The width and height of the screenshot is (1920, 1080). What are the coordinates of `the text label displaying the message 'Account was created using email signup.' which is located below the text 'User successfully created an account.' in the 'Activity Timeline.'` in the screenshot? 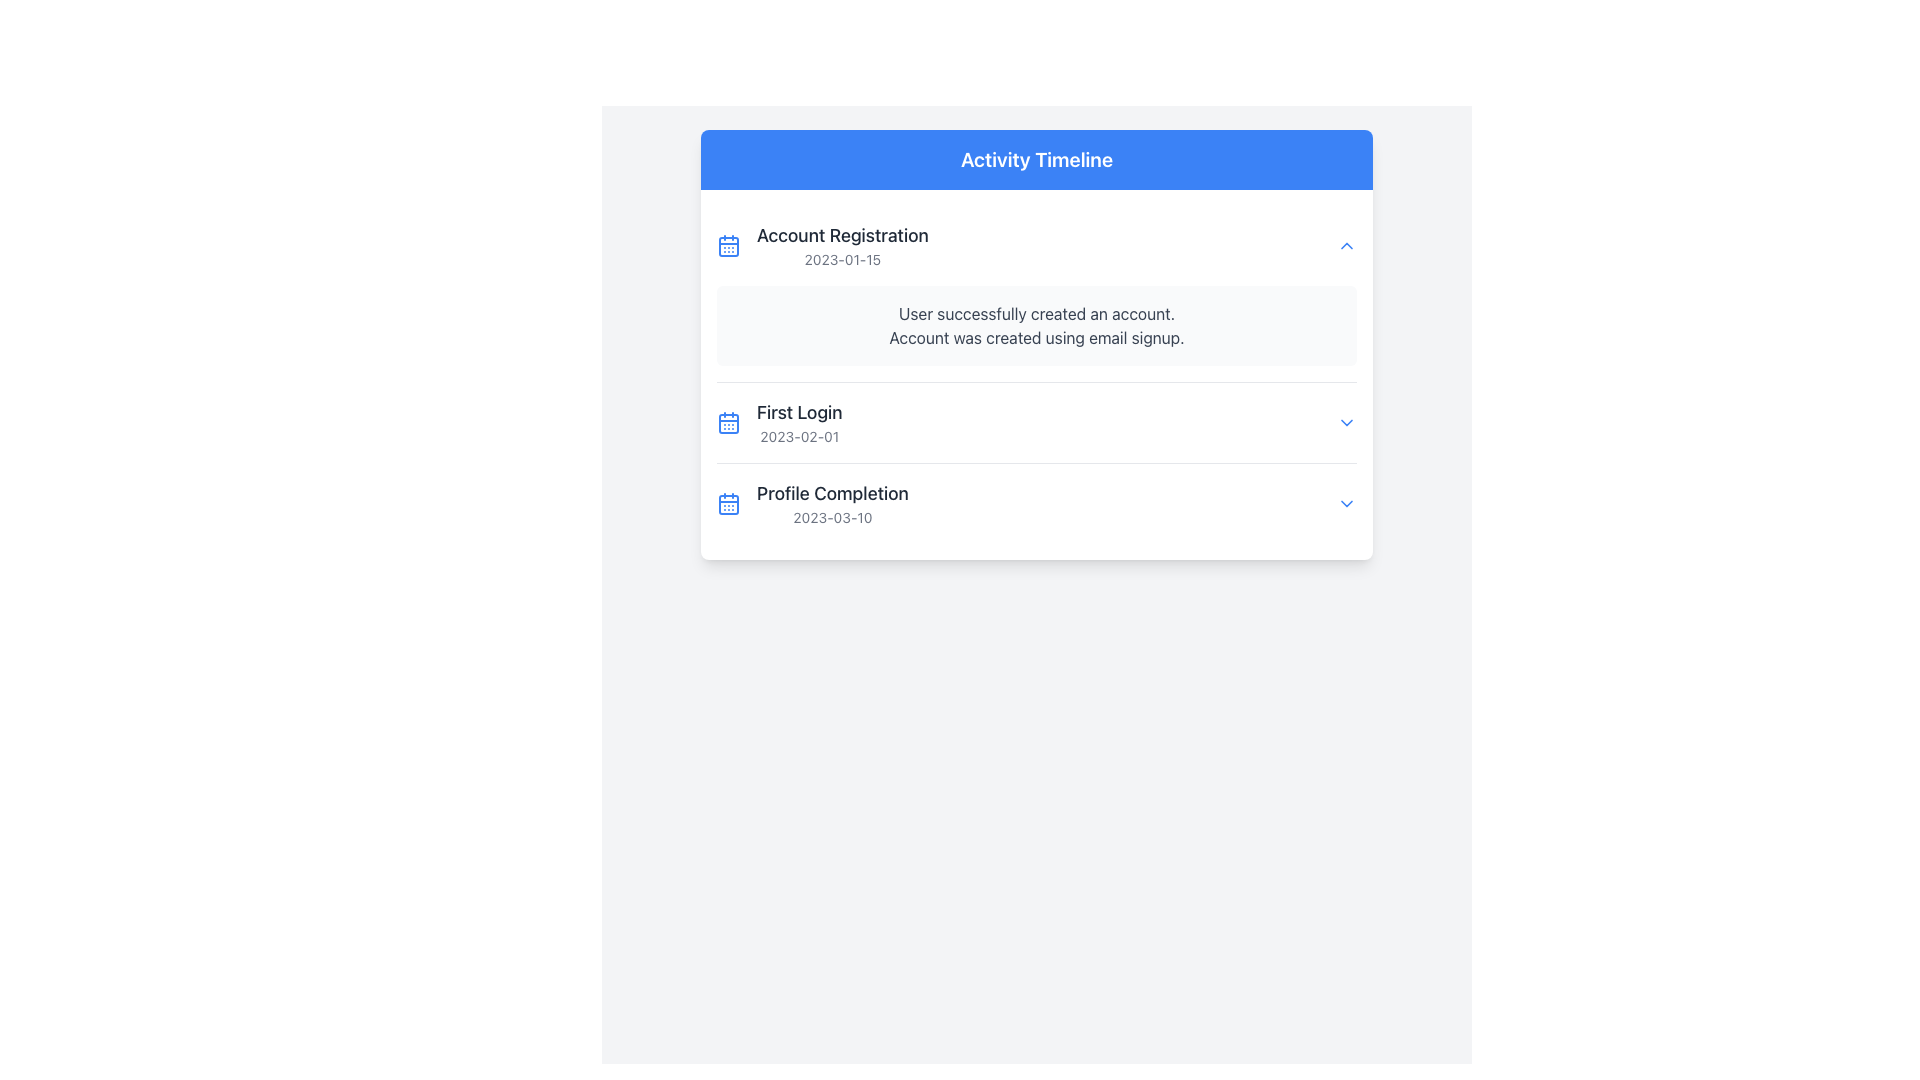 It's located at (1036, 337).